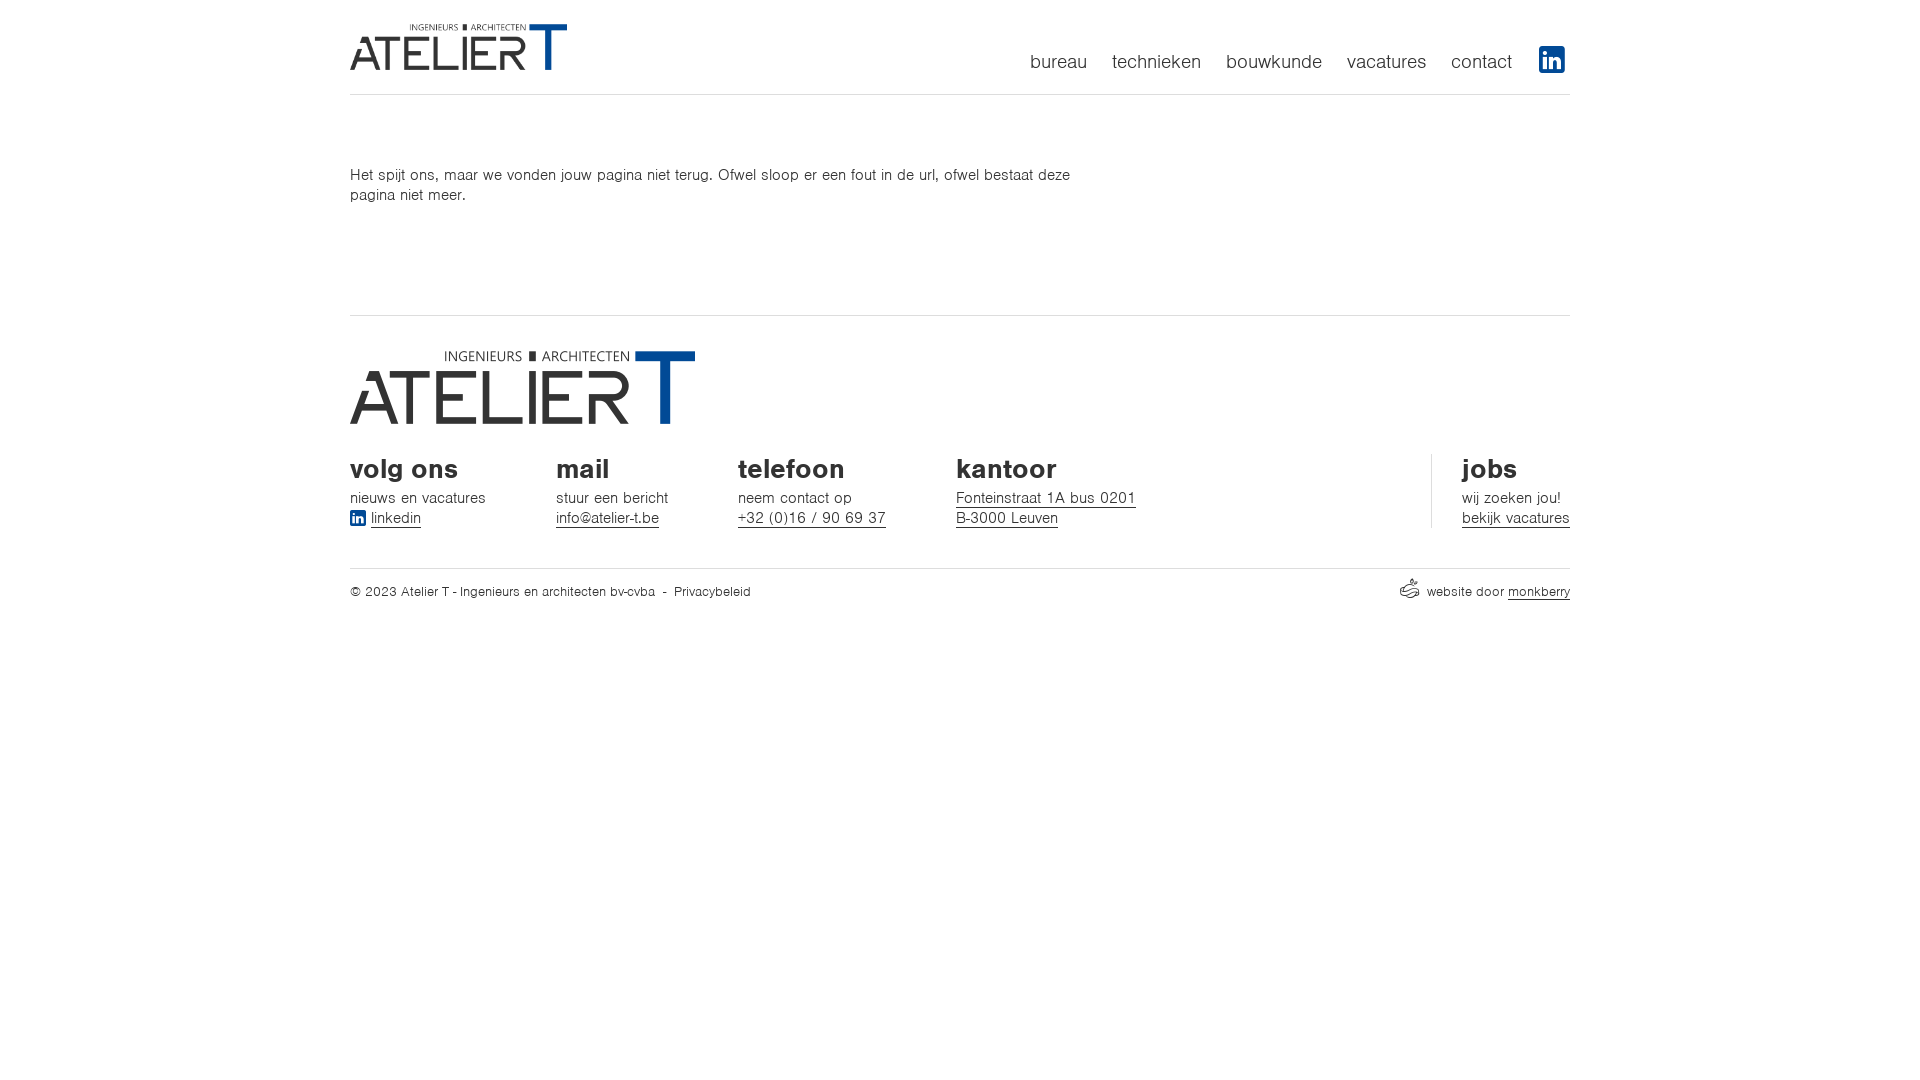 Image resolution: width=1920 pixels, height=1080 pixels. I want to click on 'vacatures', so click(1385, 60).